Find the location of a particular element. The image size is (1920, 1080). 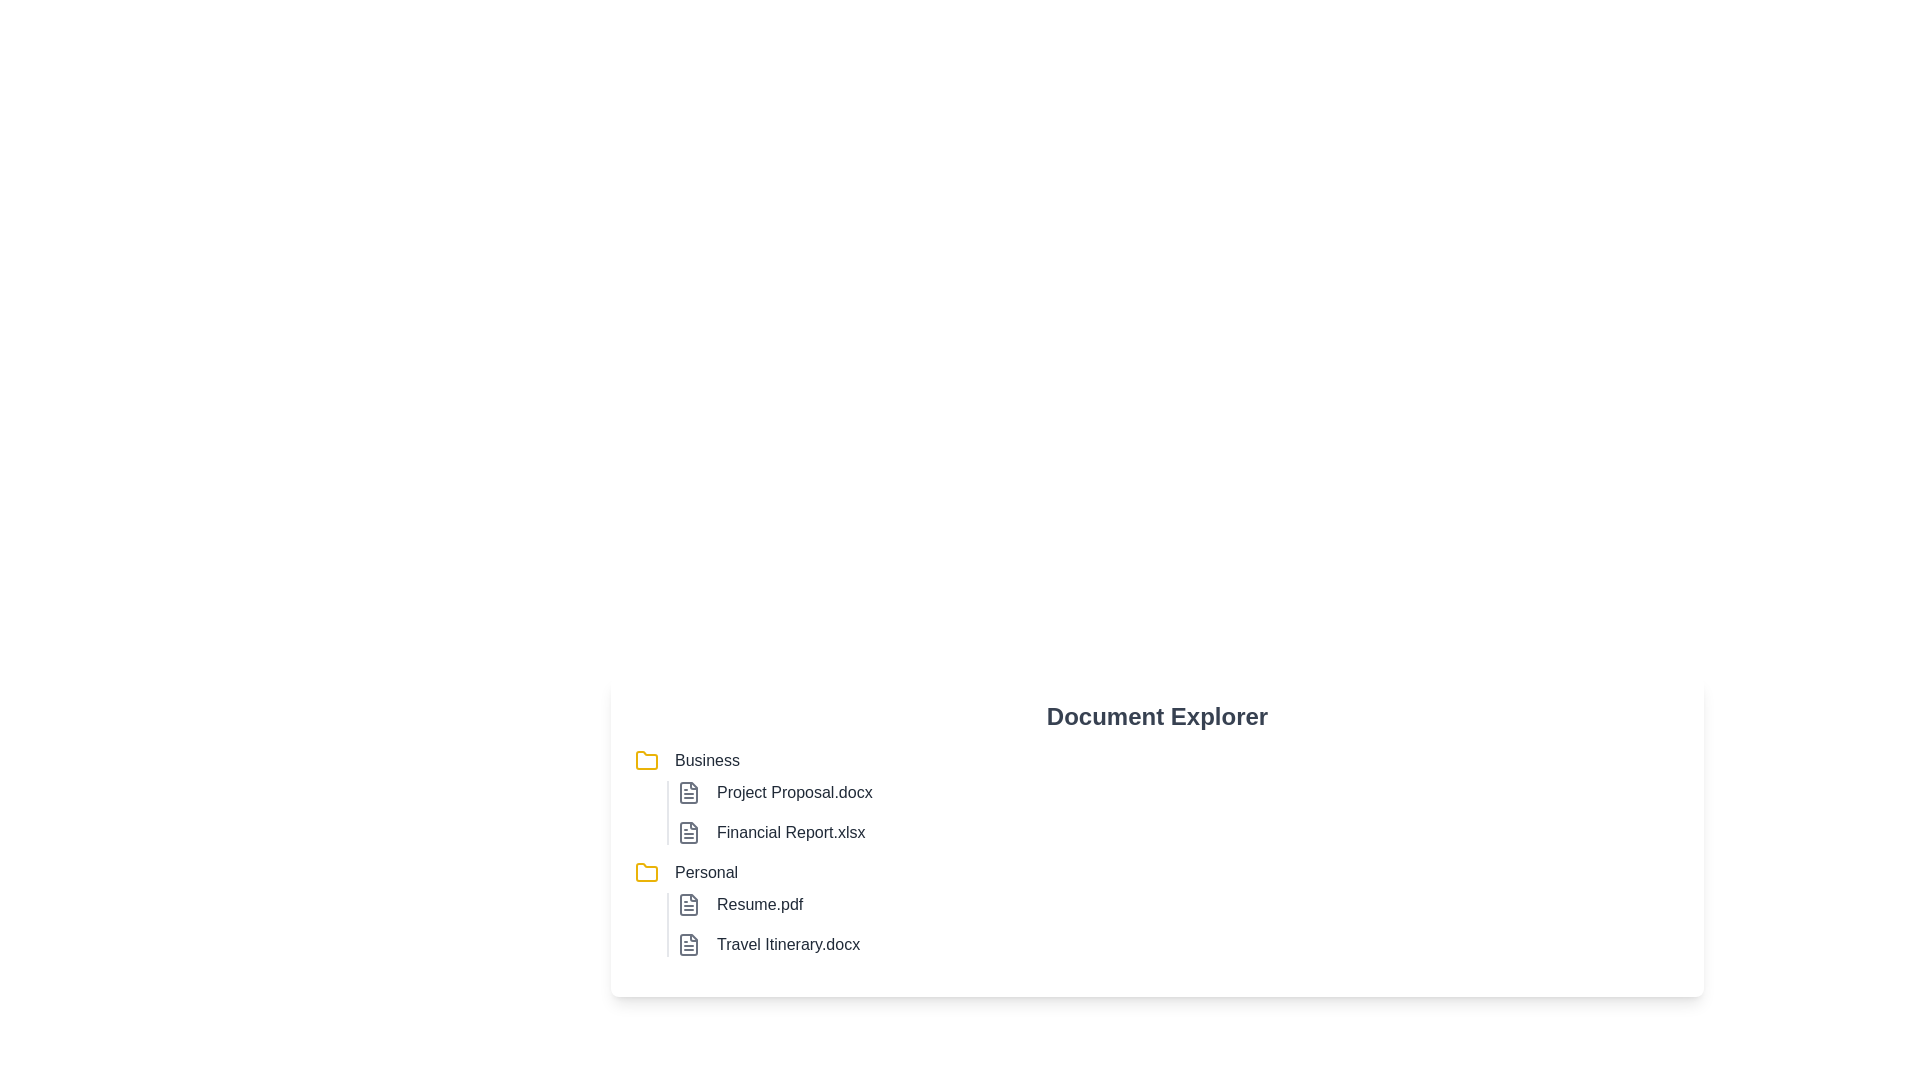

the folder icon, which is depicted with a yellow color and symbolizes a directory, located to the left of the text 'Personal' is located at coordinates (647, 871).